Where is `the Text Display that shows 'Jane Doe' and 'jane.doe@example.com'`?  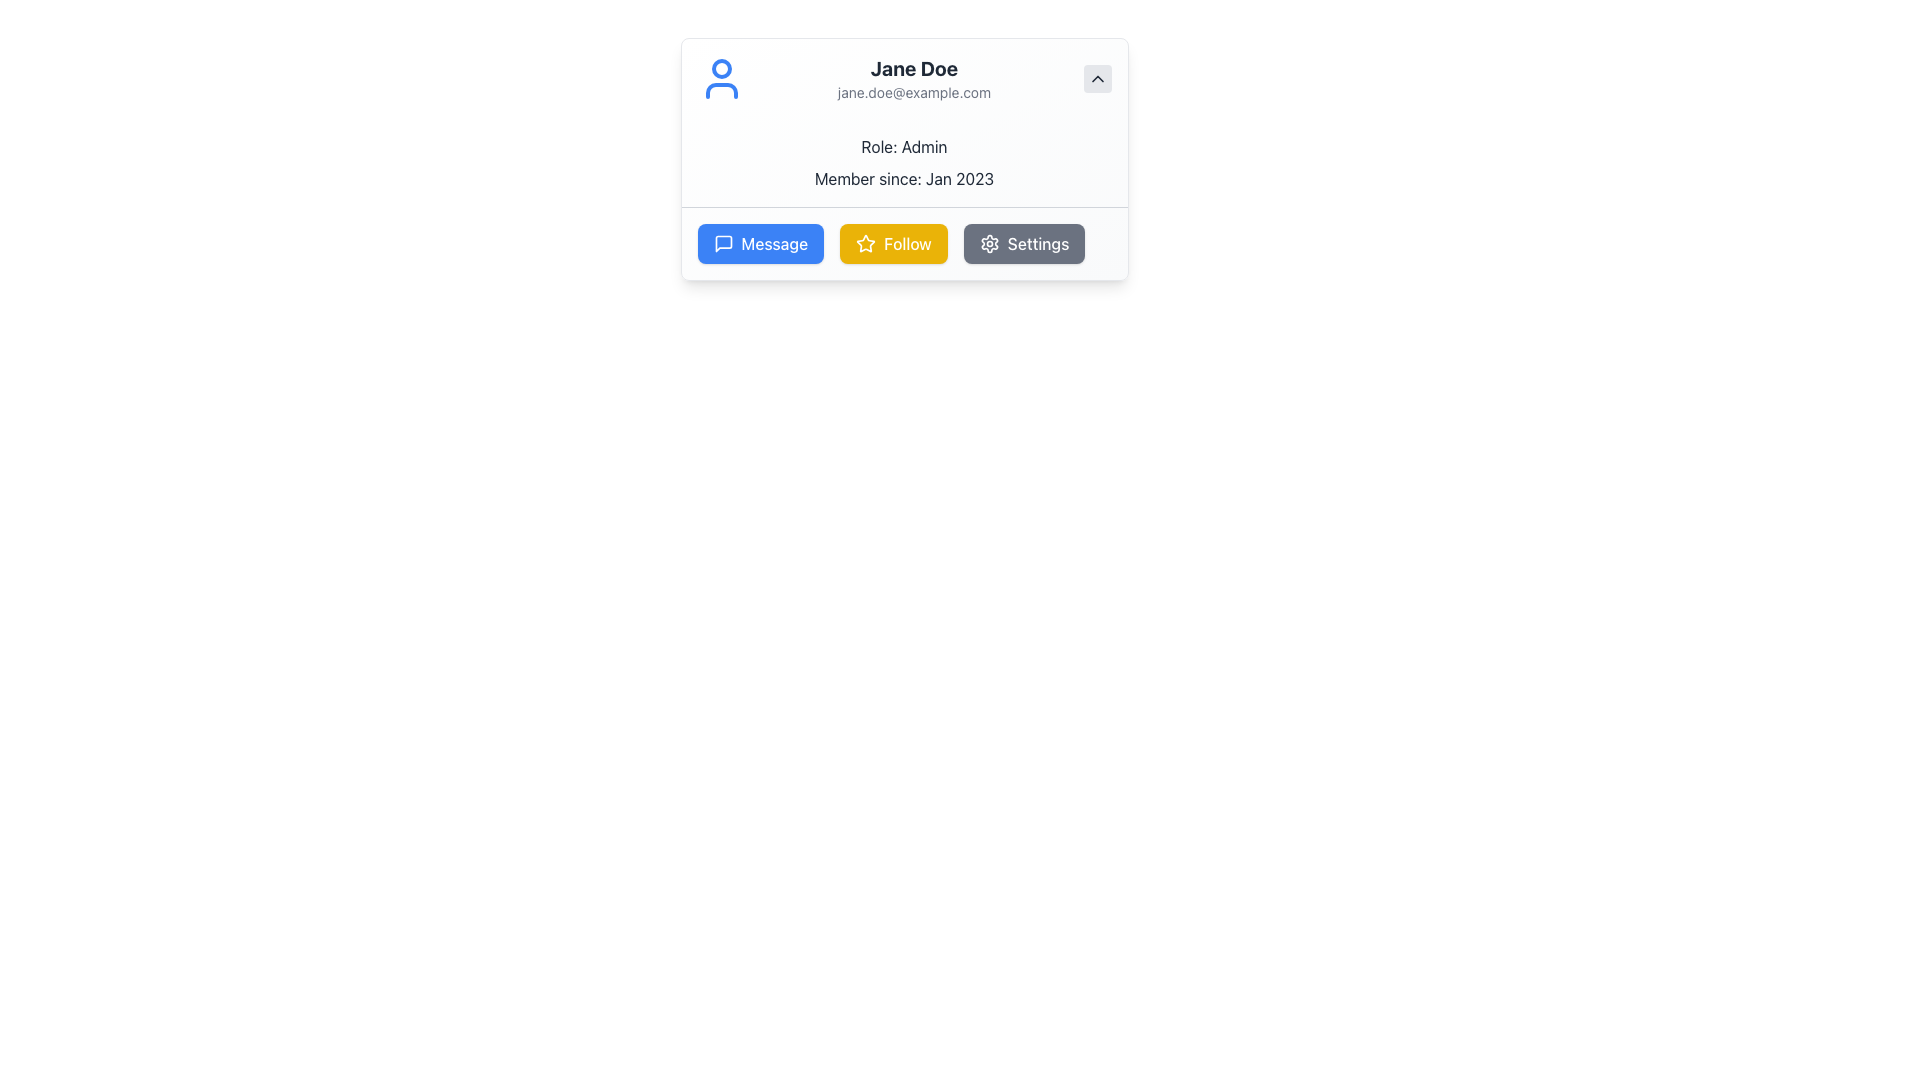
the Text Display that shows 'Jane Doe' and 'jane.doe@example.com' is located at coordinates (913, 77).